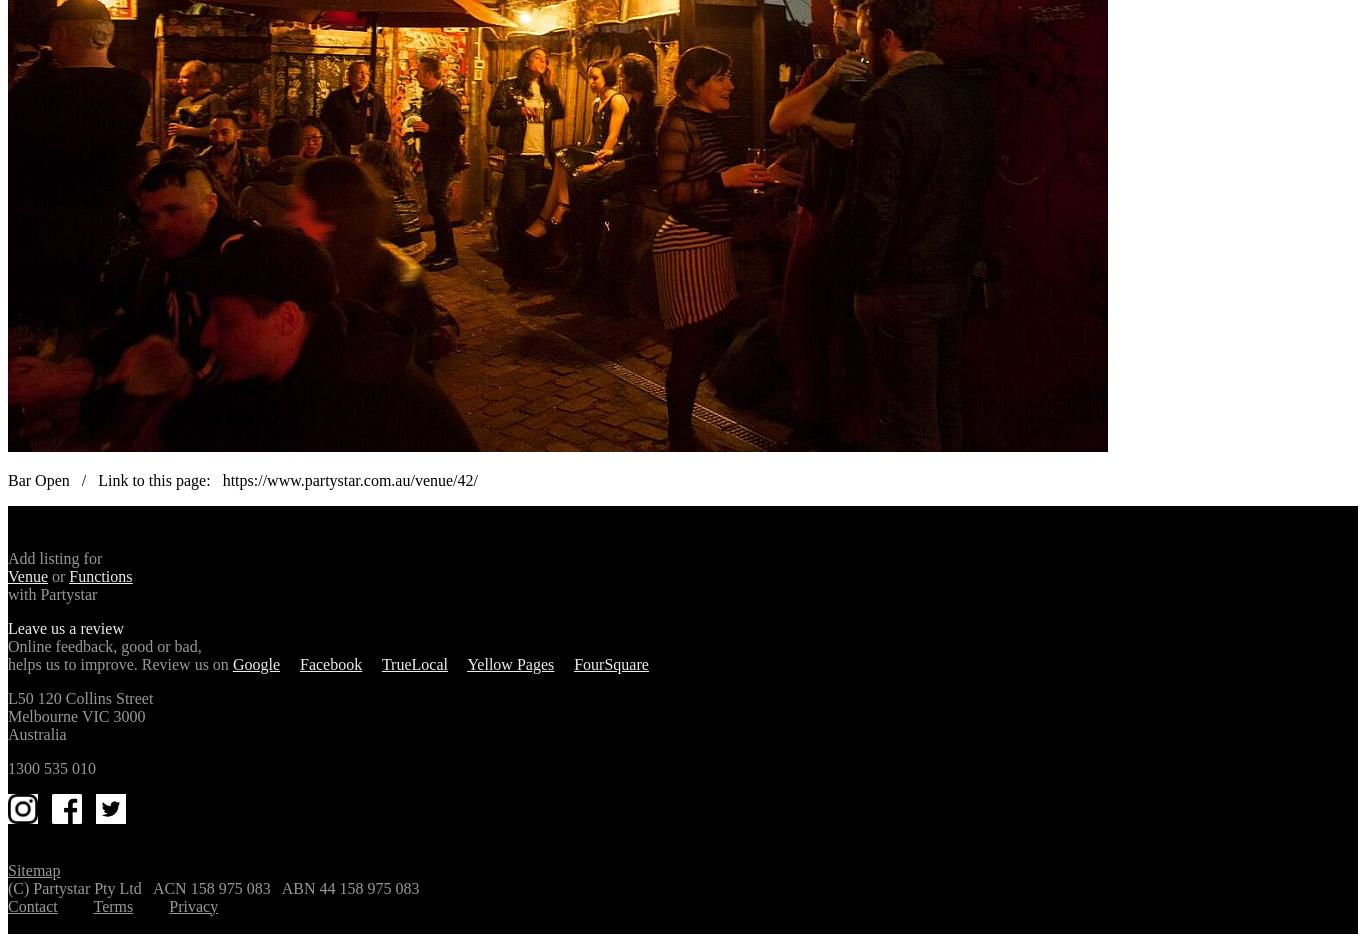  Describe the element at coordinates (118, 662) in the screenshot. I see `'helps us to improve. Review us on'` at that location.